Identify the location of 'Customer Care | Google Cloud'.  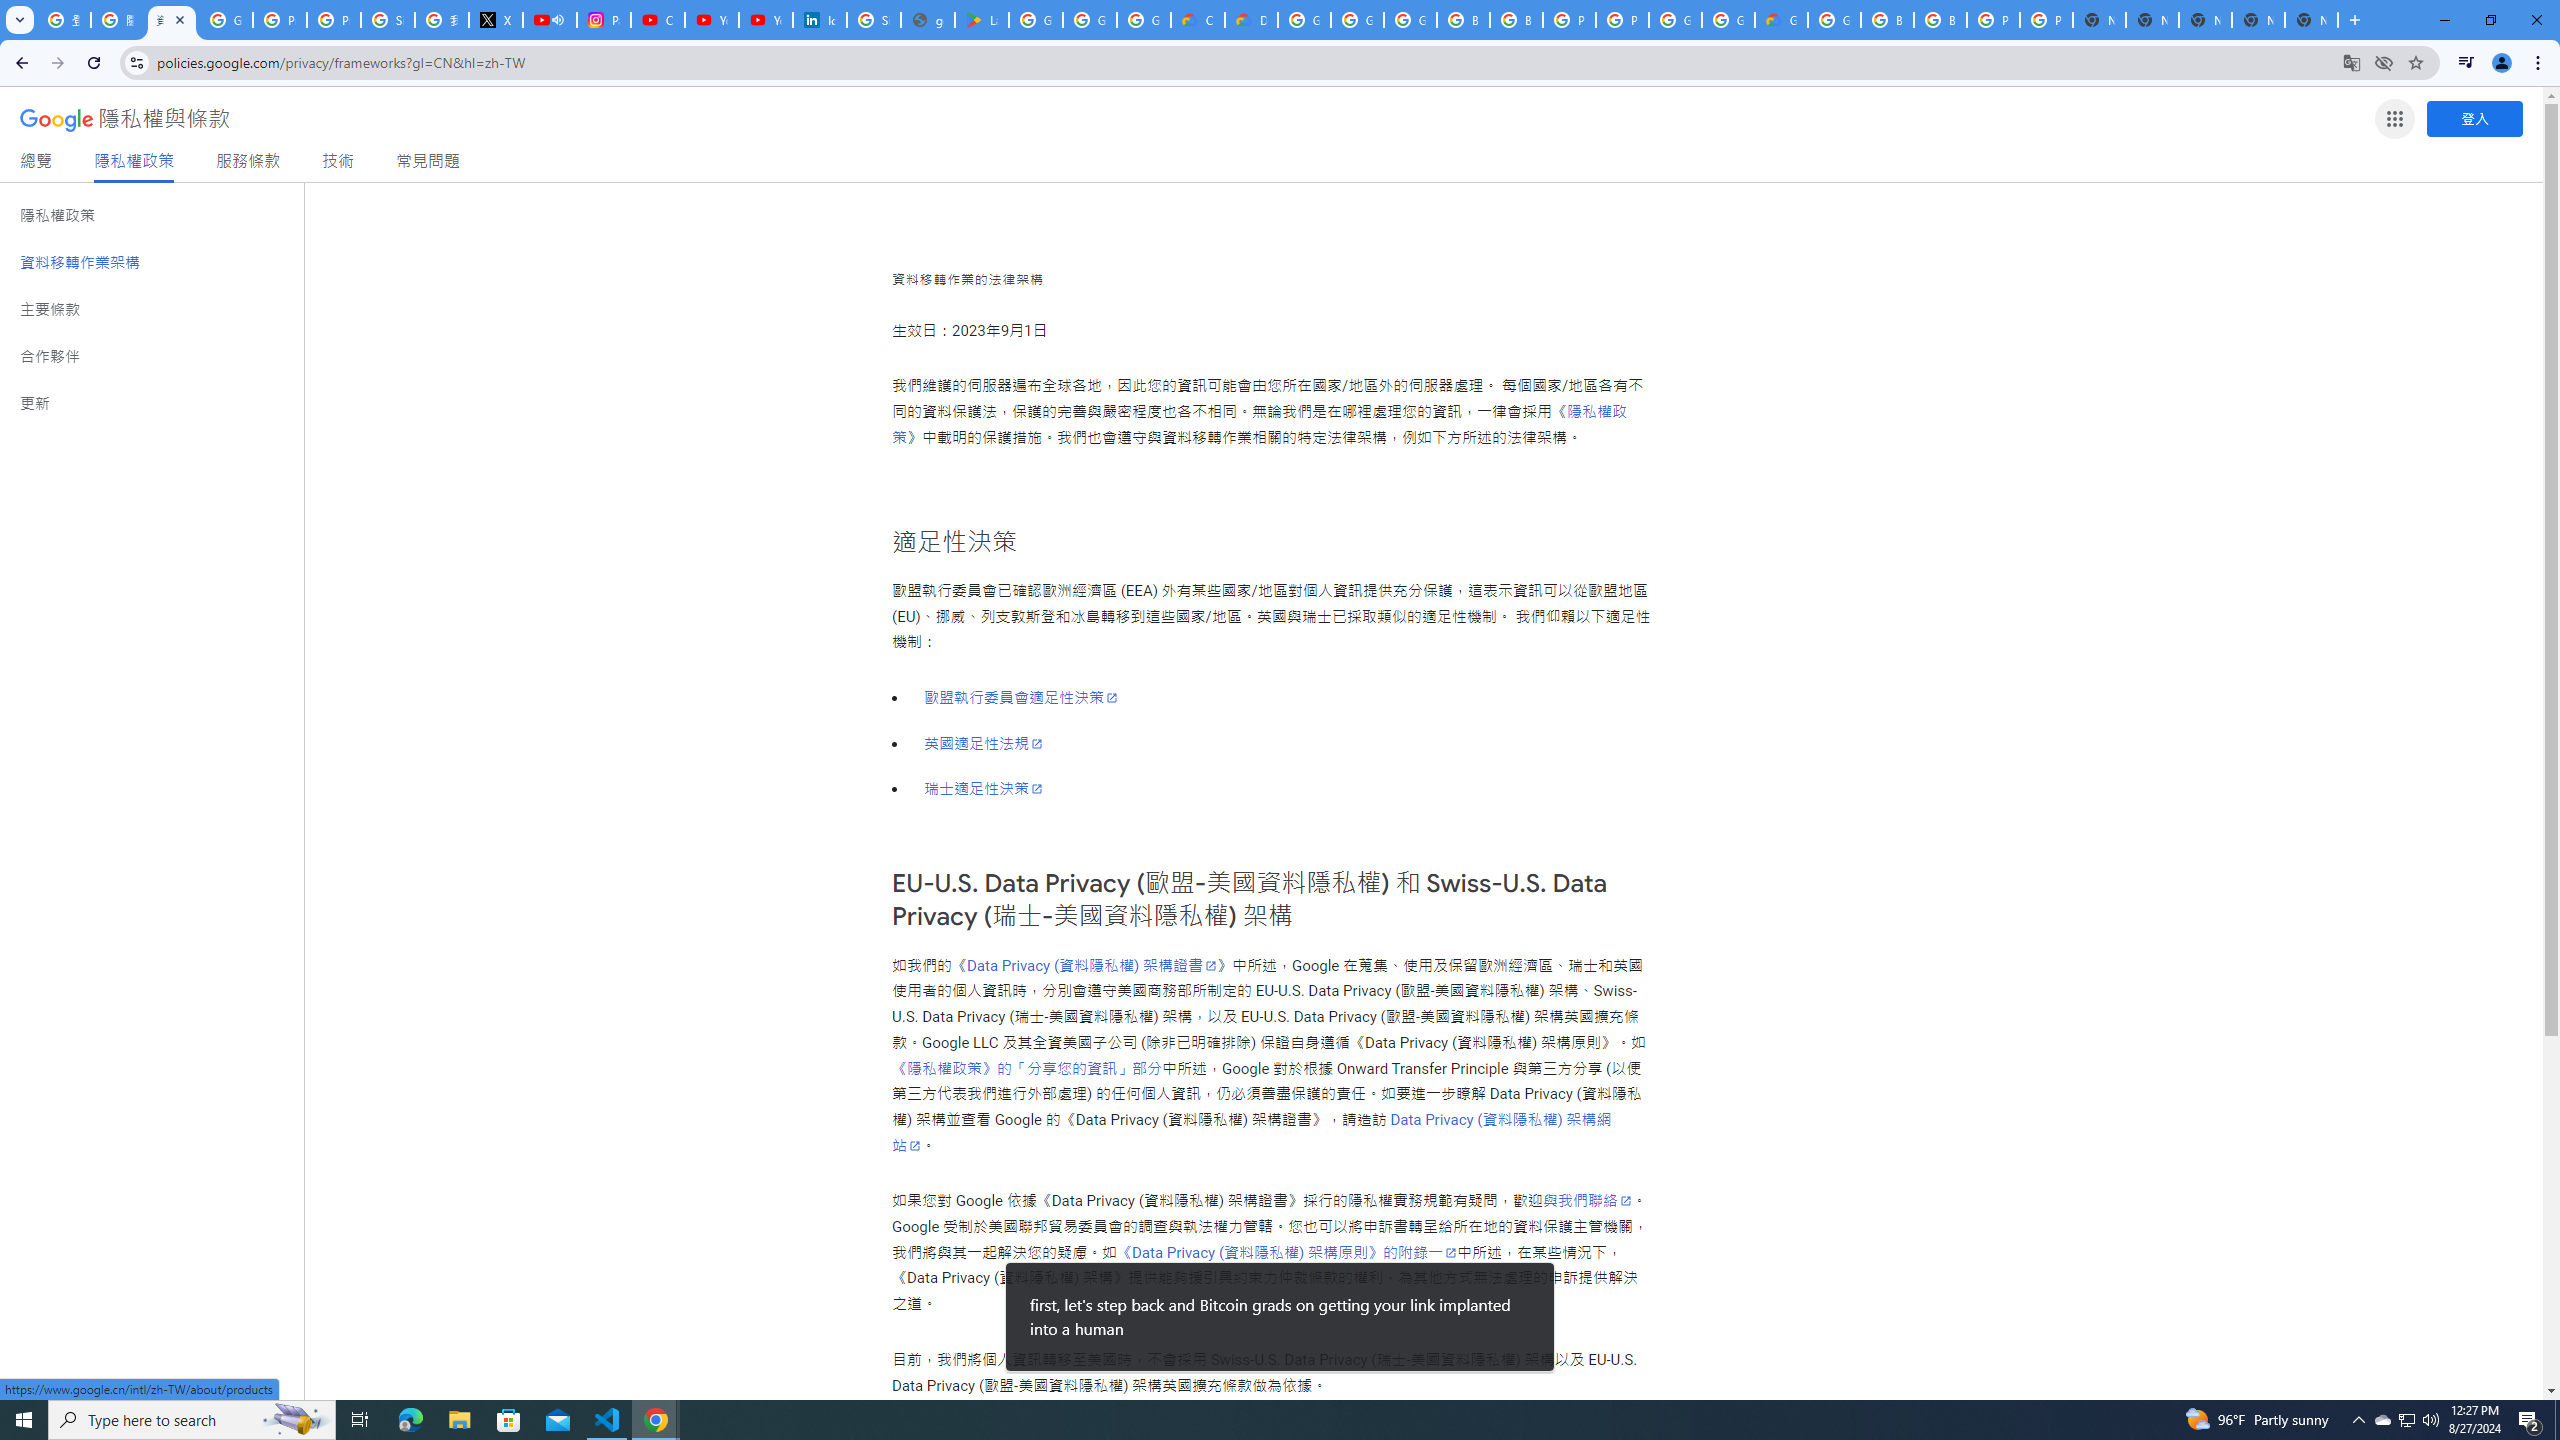
(1198, 19).